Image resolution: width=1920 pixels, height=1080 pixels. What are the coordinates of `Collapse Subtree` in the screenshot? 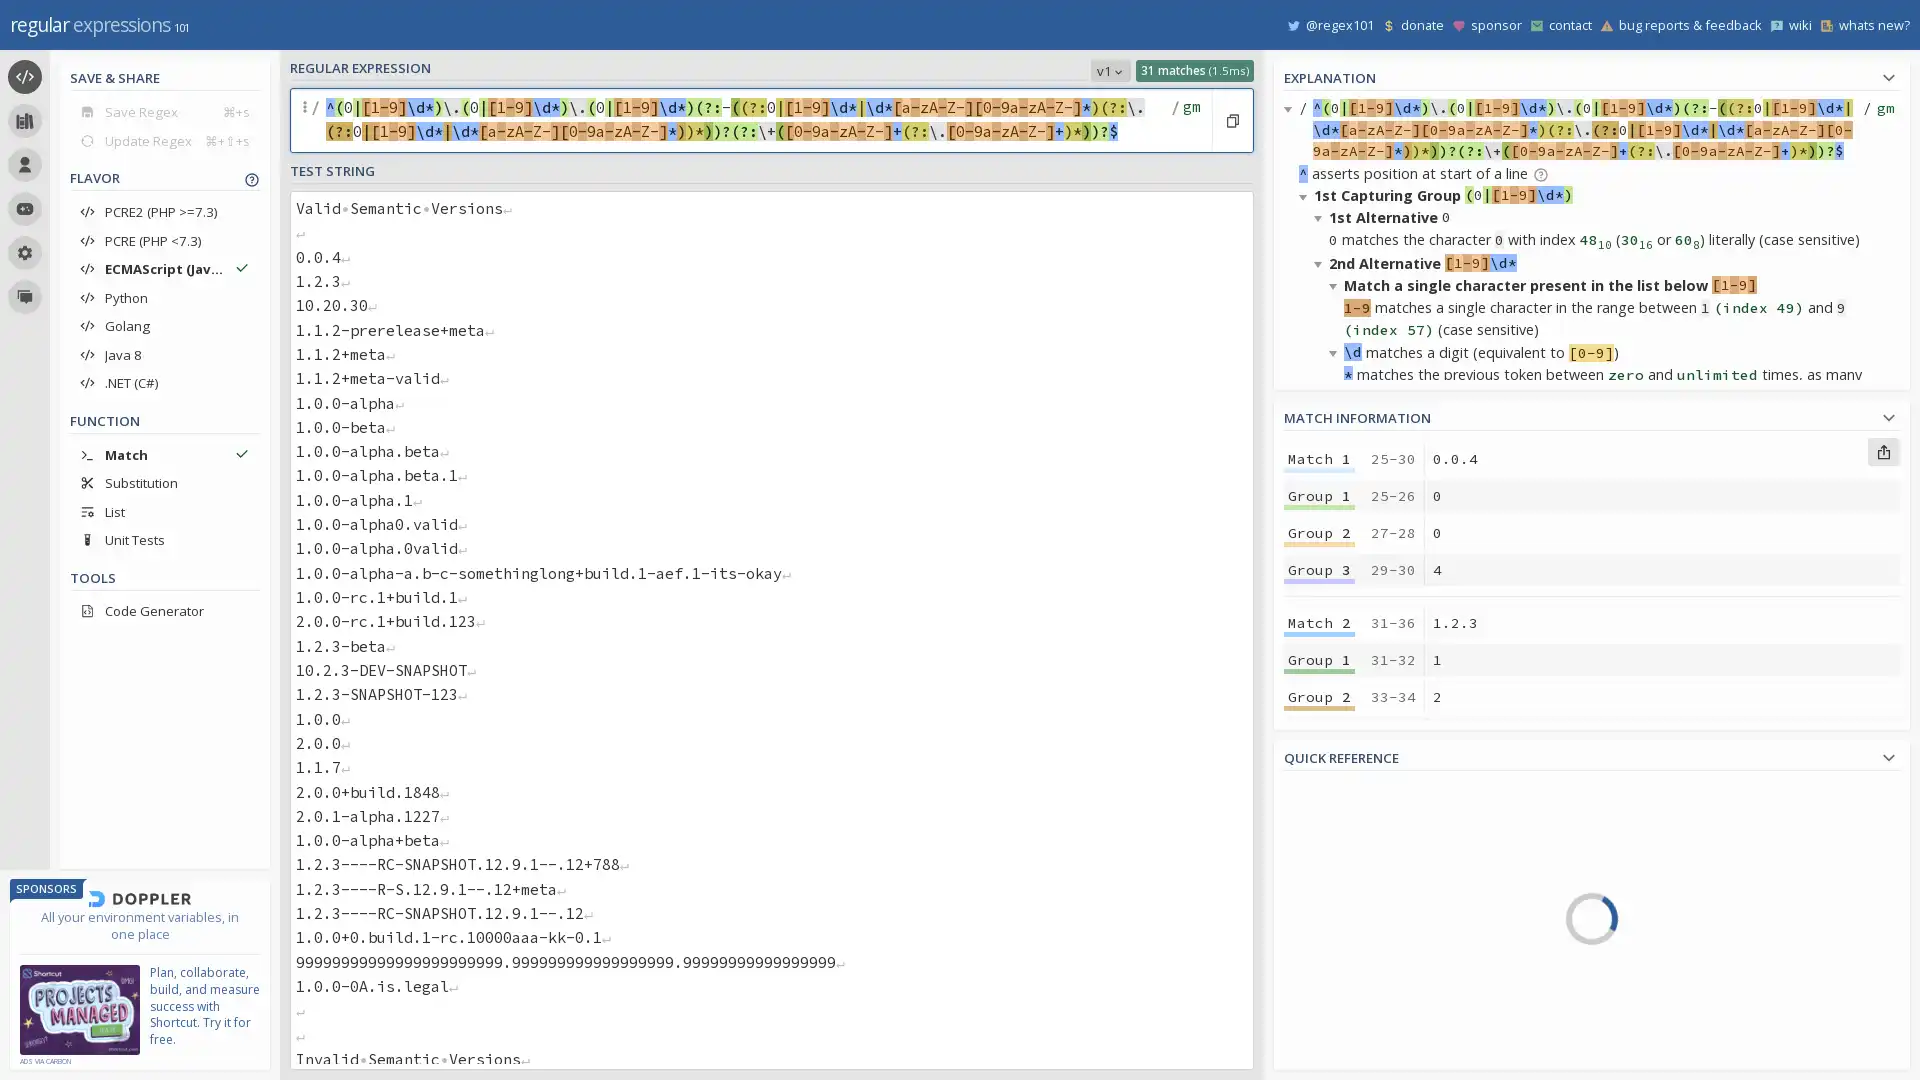 It's located at (1321, 511).